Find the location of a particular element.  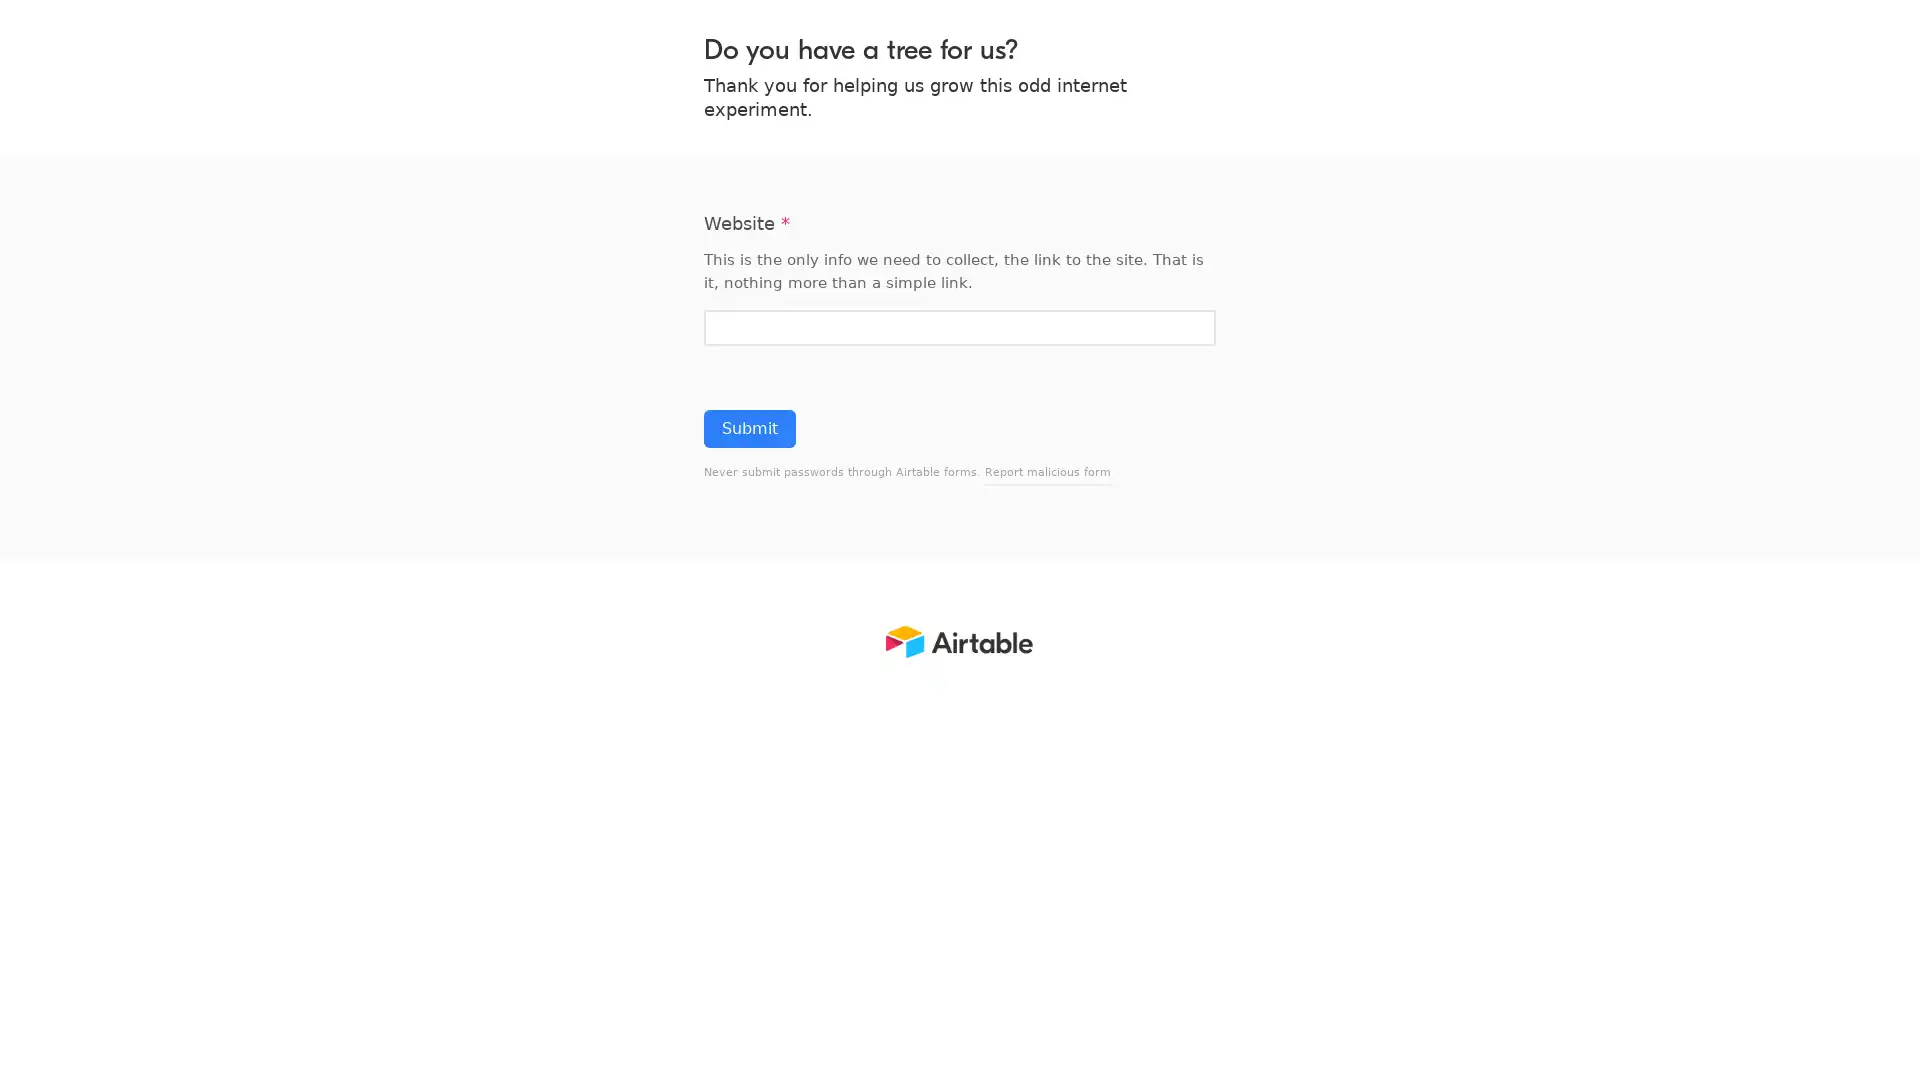

Report malicious form is located at coordinates (1046, 474).